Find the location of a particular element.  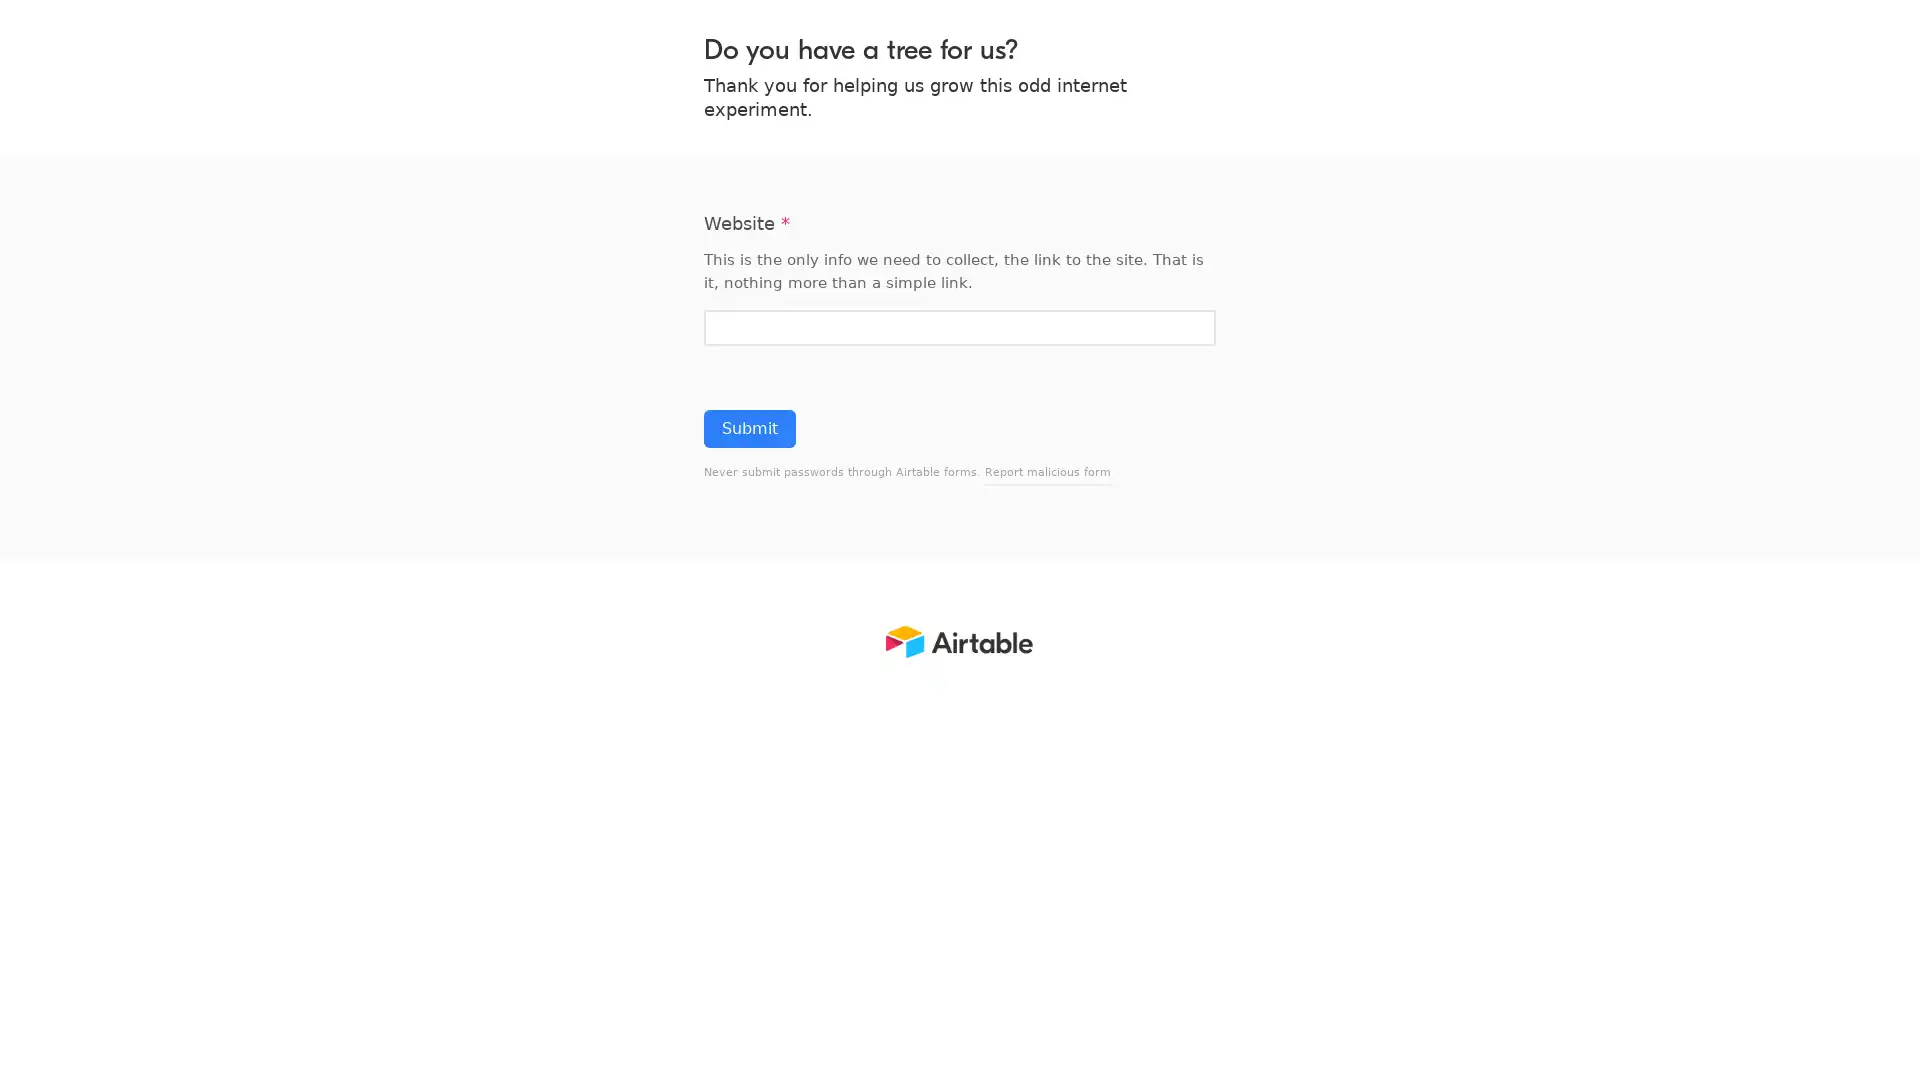

Report malicious form is located at coordinates (1046, 474).